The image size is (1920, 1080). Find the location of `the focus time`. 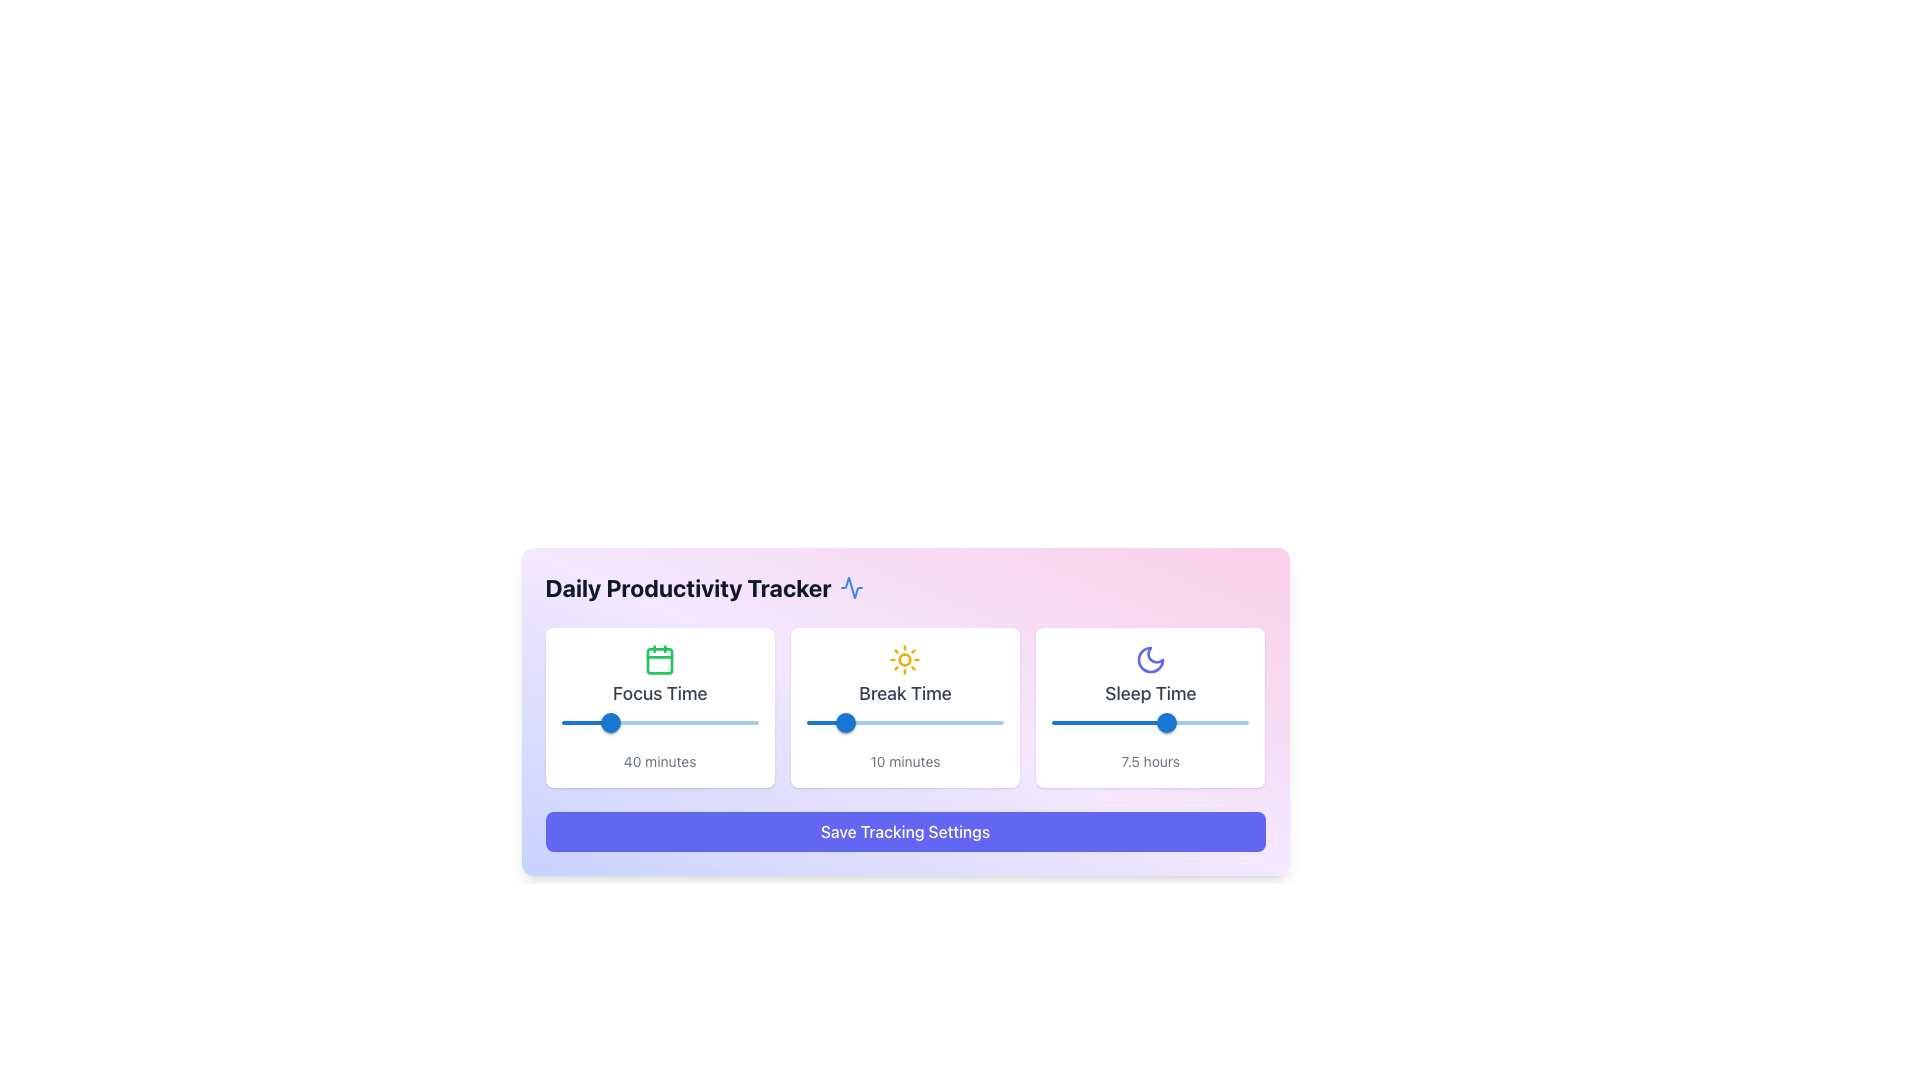

the focus time is located at coordinates (640, 722).